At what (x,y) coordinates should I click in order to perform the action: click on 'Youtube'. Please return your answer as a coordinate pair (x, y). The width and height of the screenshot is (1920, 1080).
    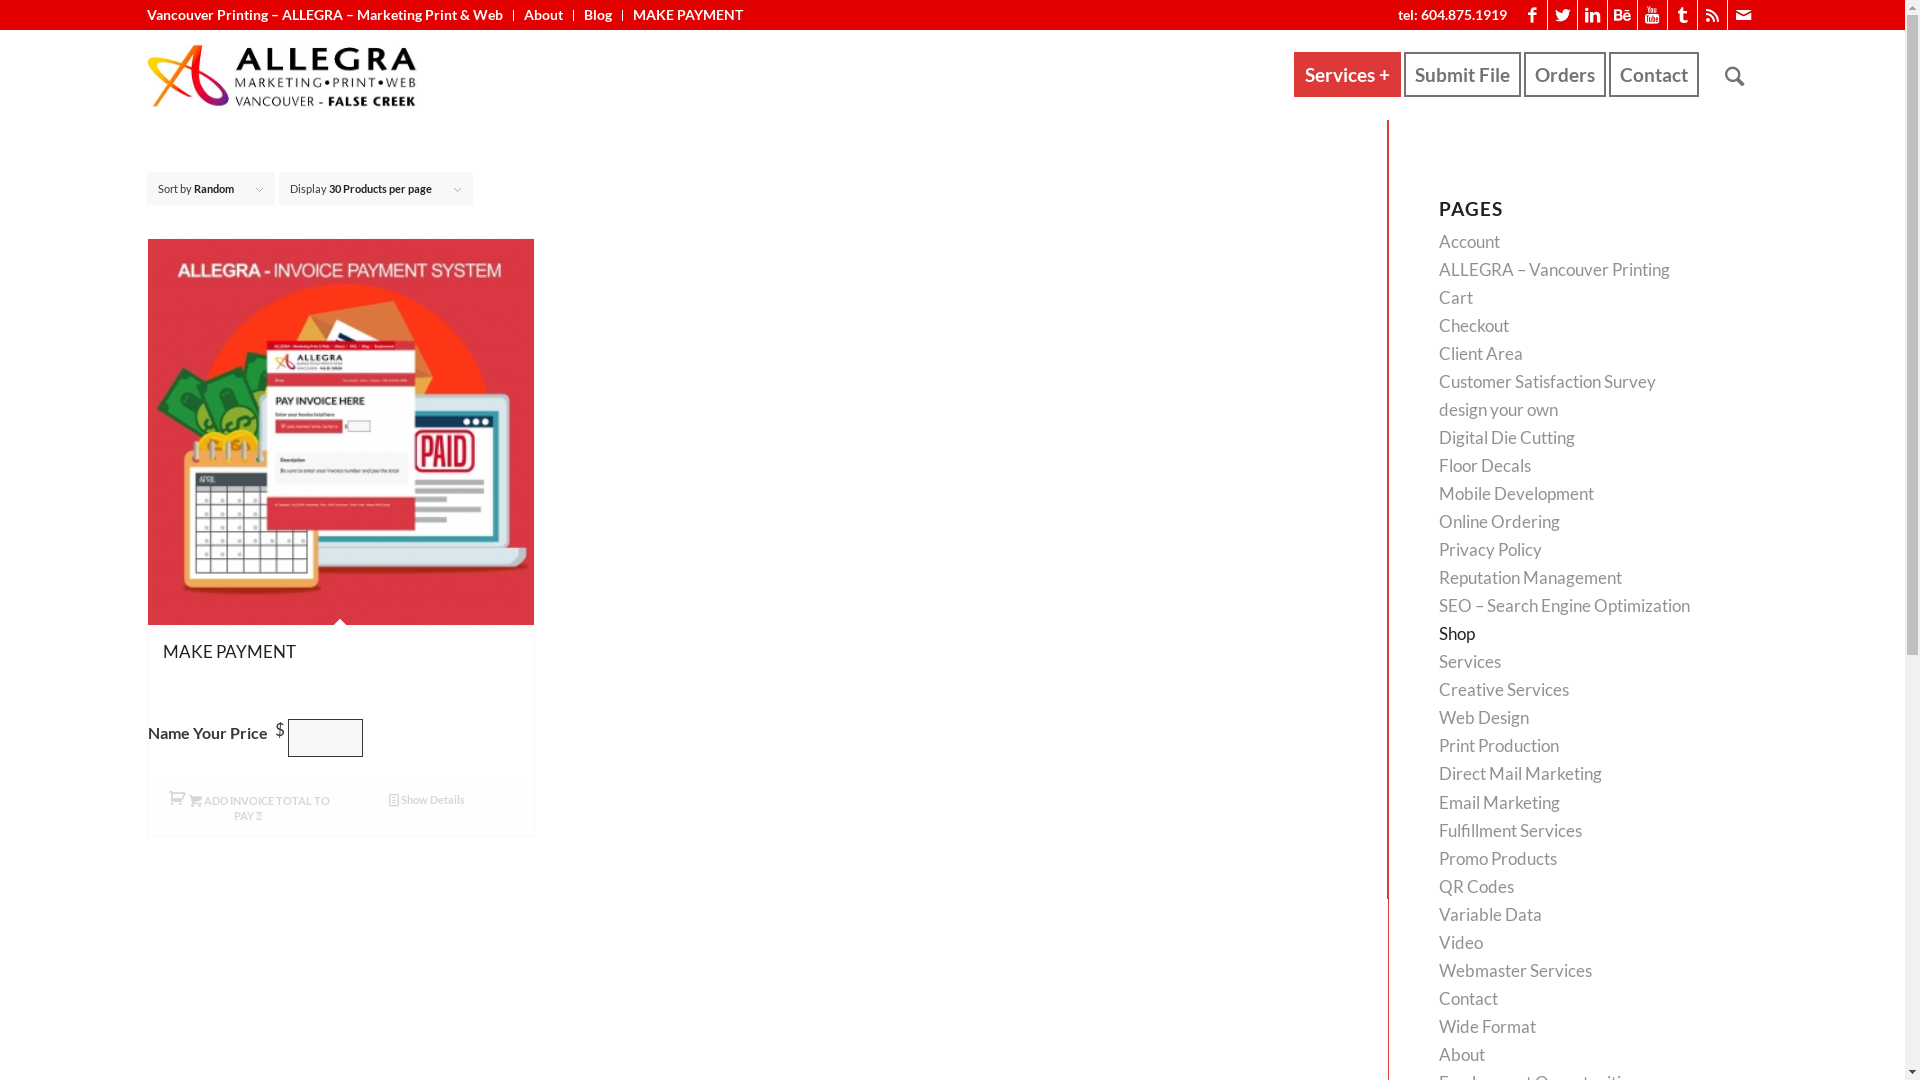
    Looking at the image, I should click on (1652, 15).